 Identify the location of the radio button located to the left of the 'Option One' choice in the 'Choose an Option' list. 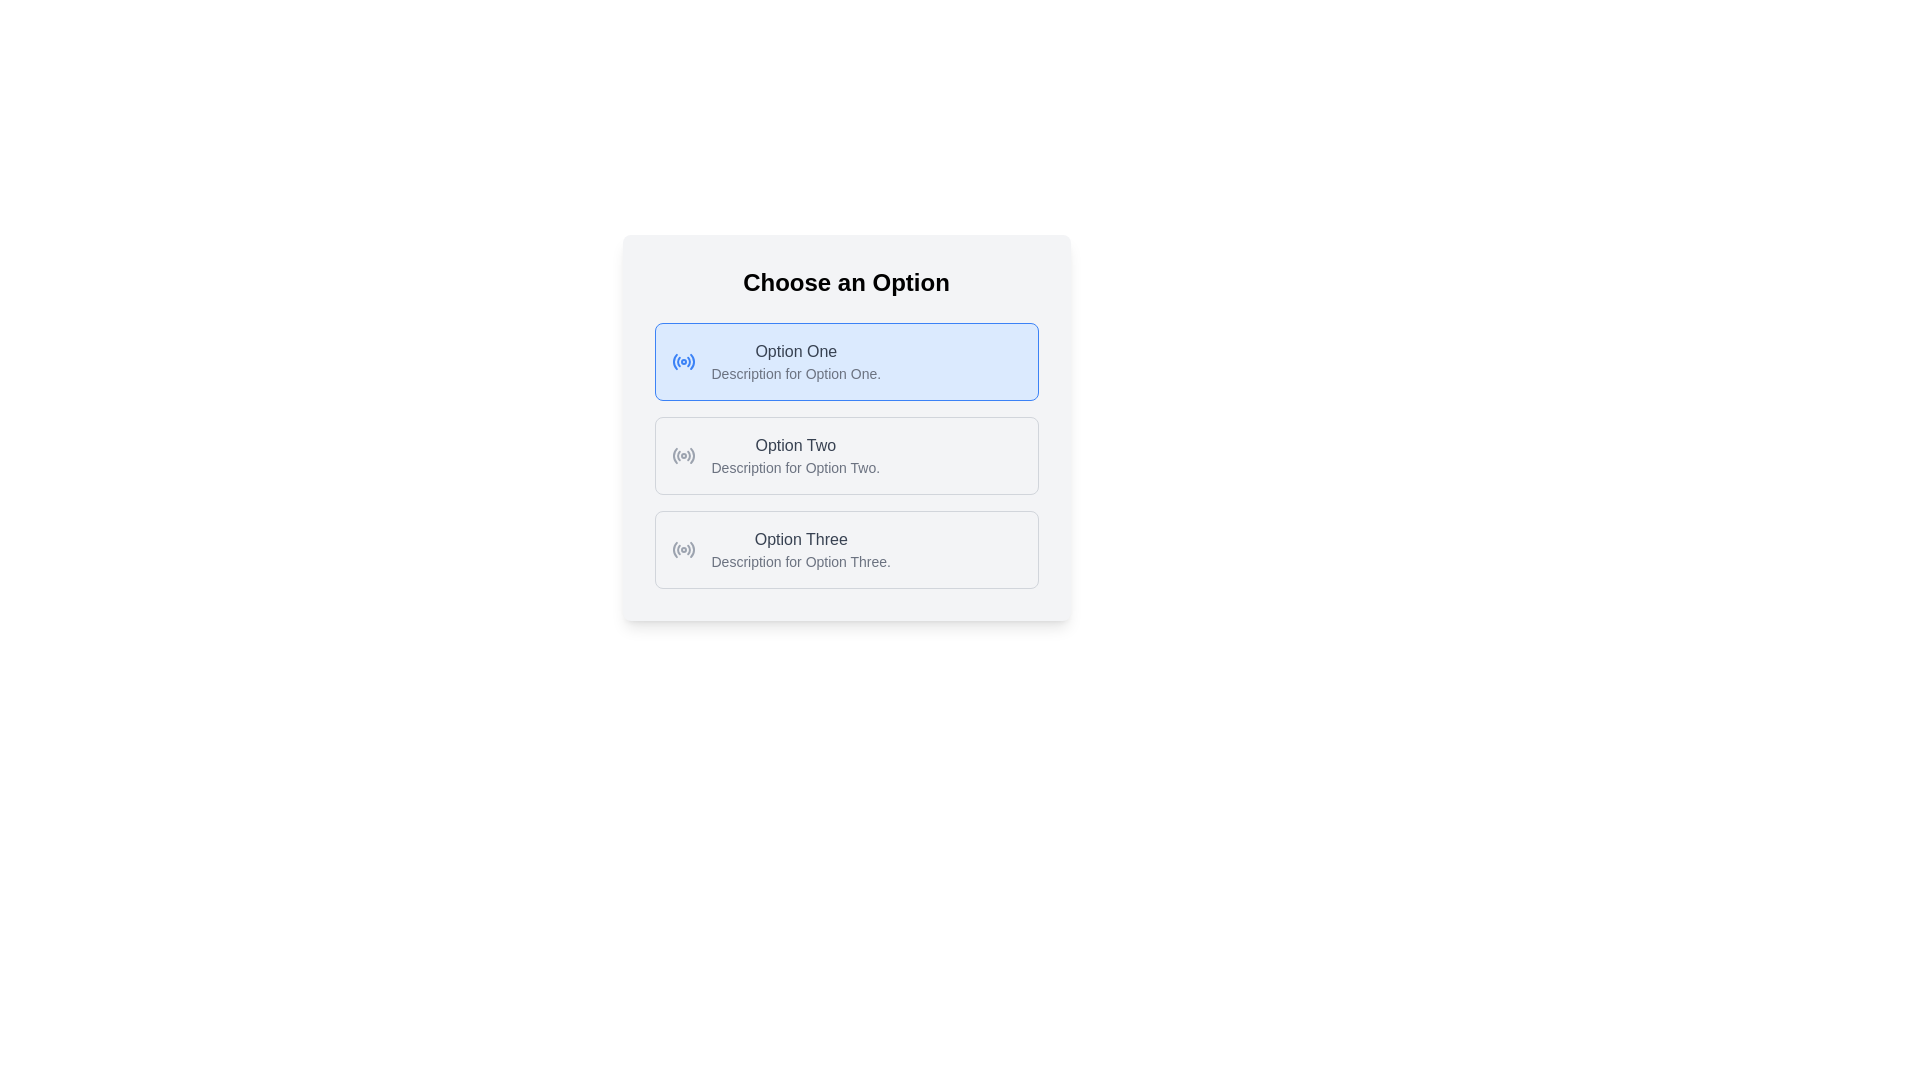
(683, 362).